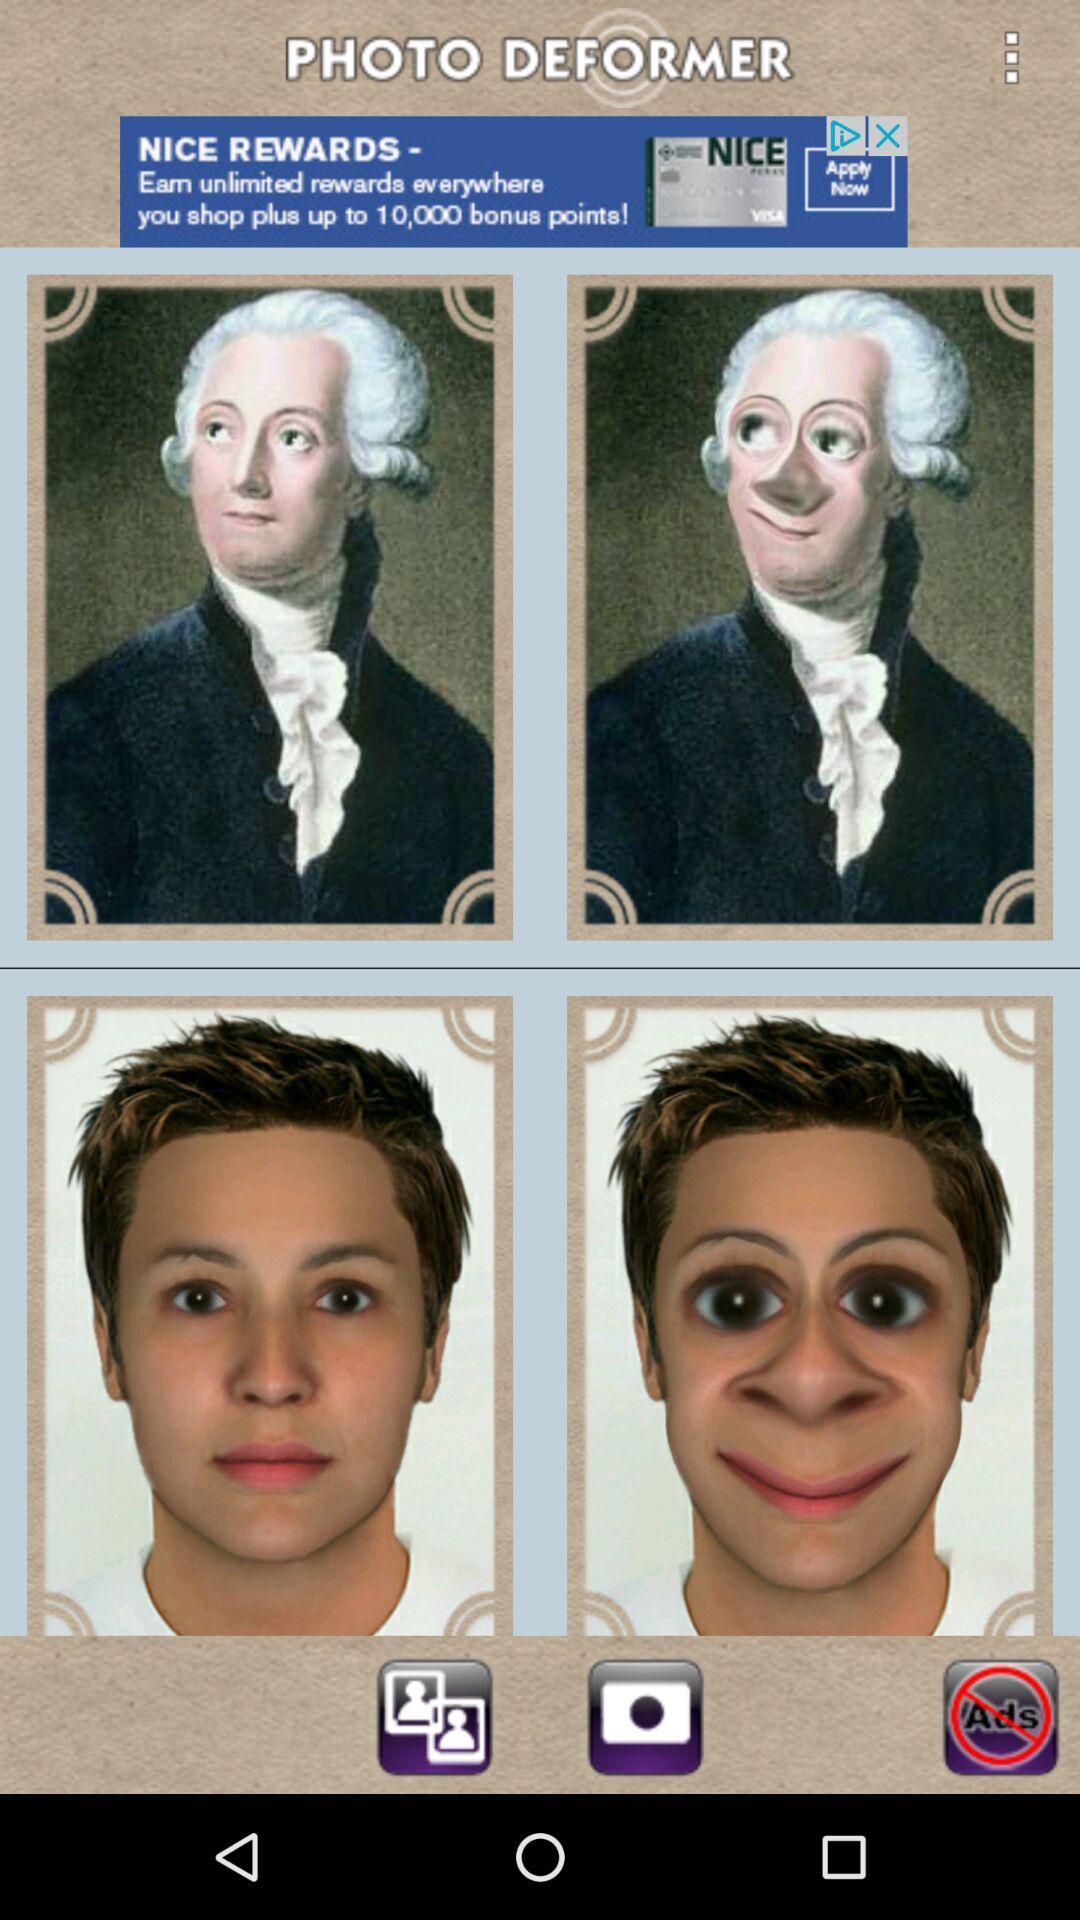 Image resolution: width=1080 pixels, height=1920 pixels. What do you see at coordinates (1011, 57) in the screenshot?
I see `menu button` at bounding box center [1011, 57].